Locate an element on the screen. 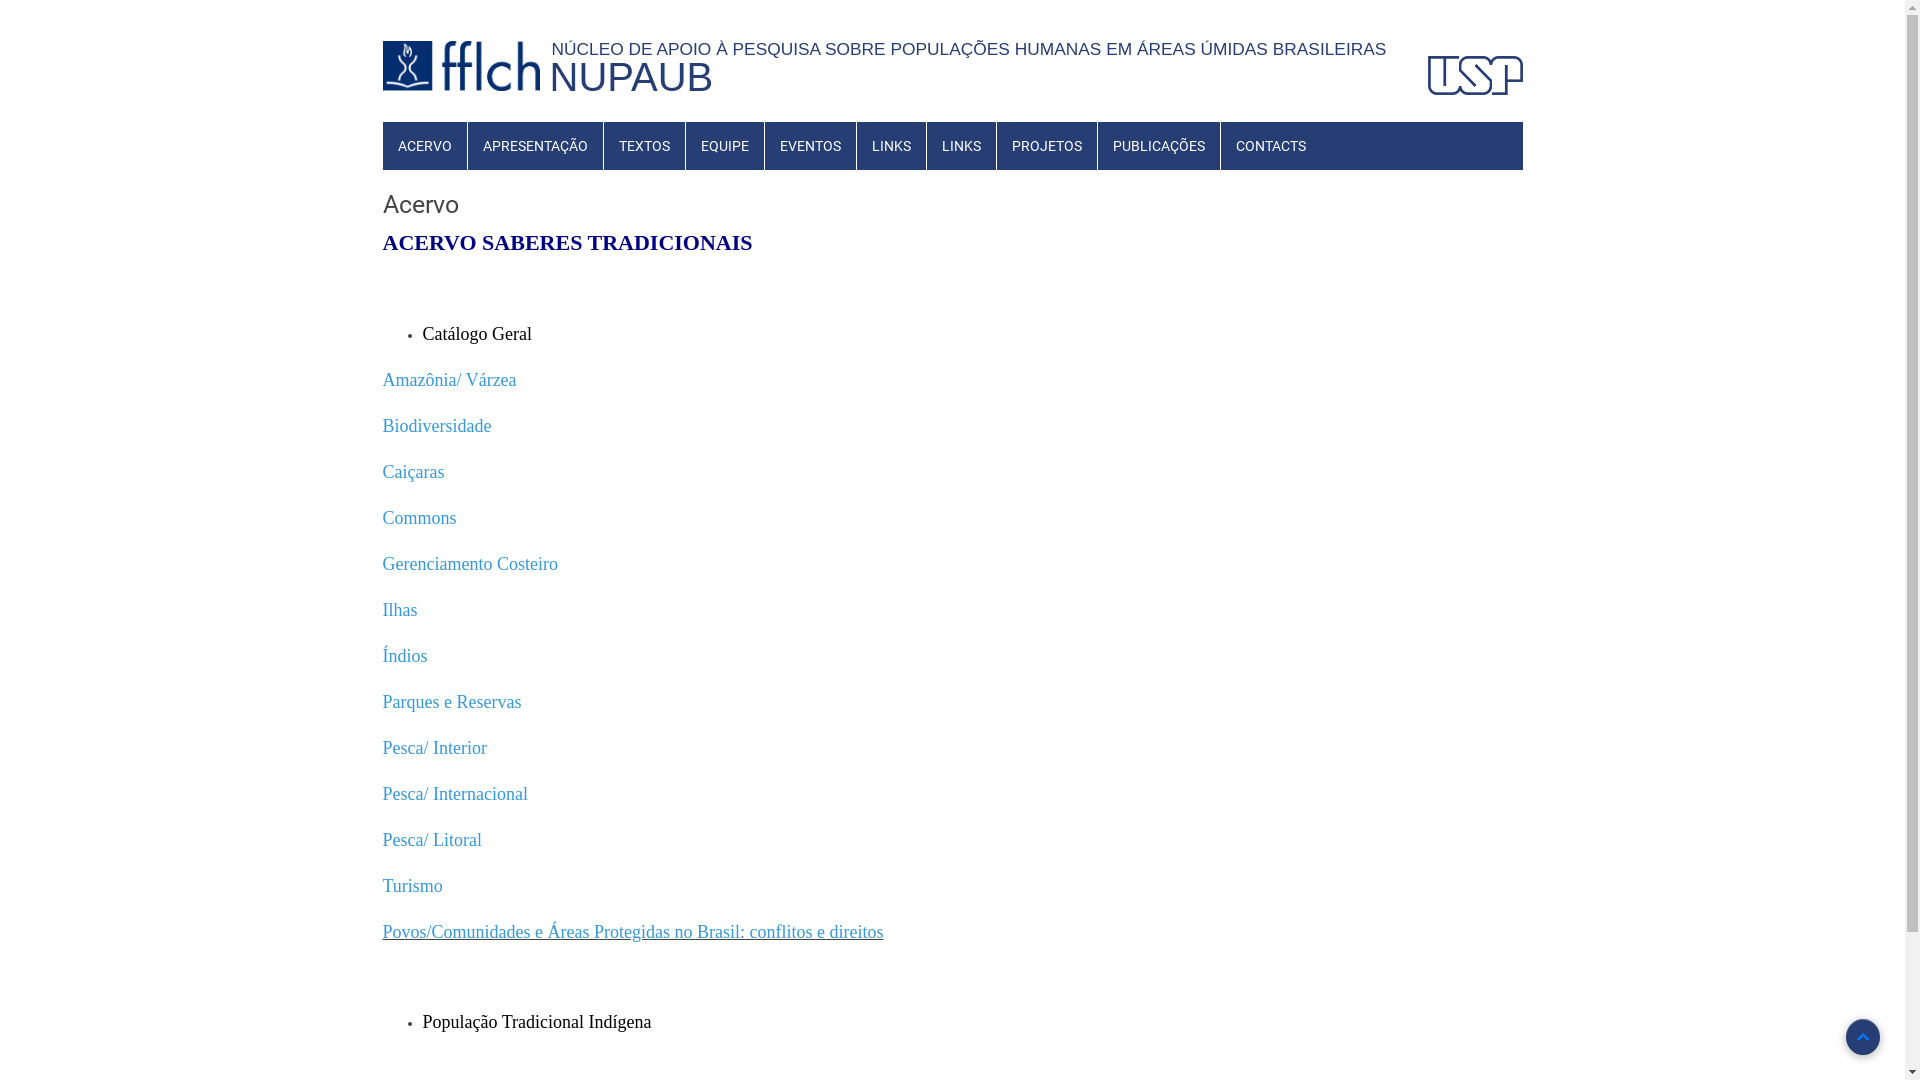  'EVENTOS' is located at coordinates (809, 145).